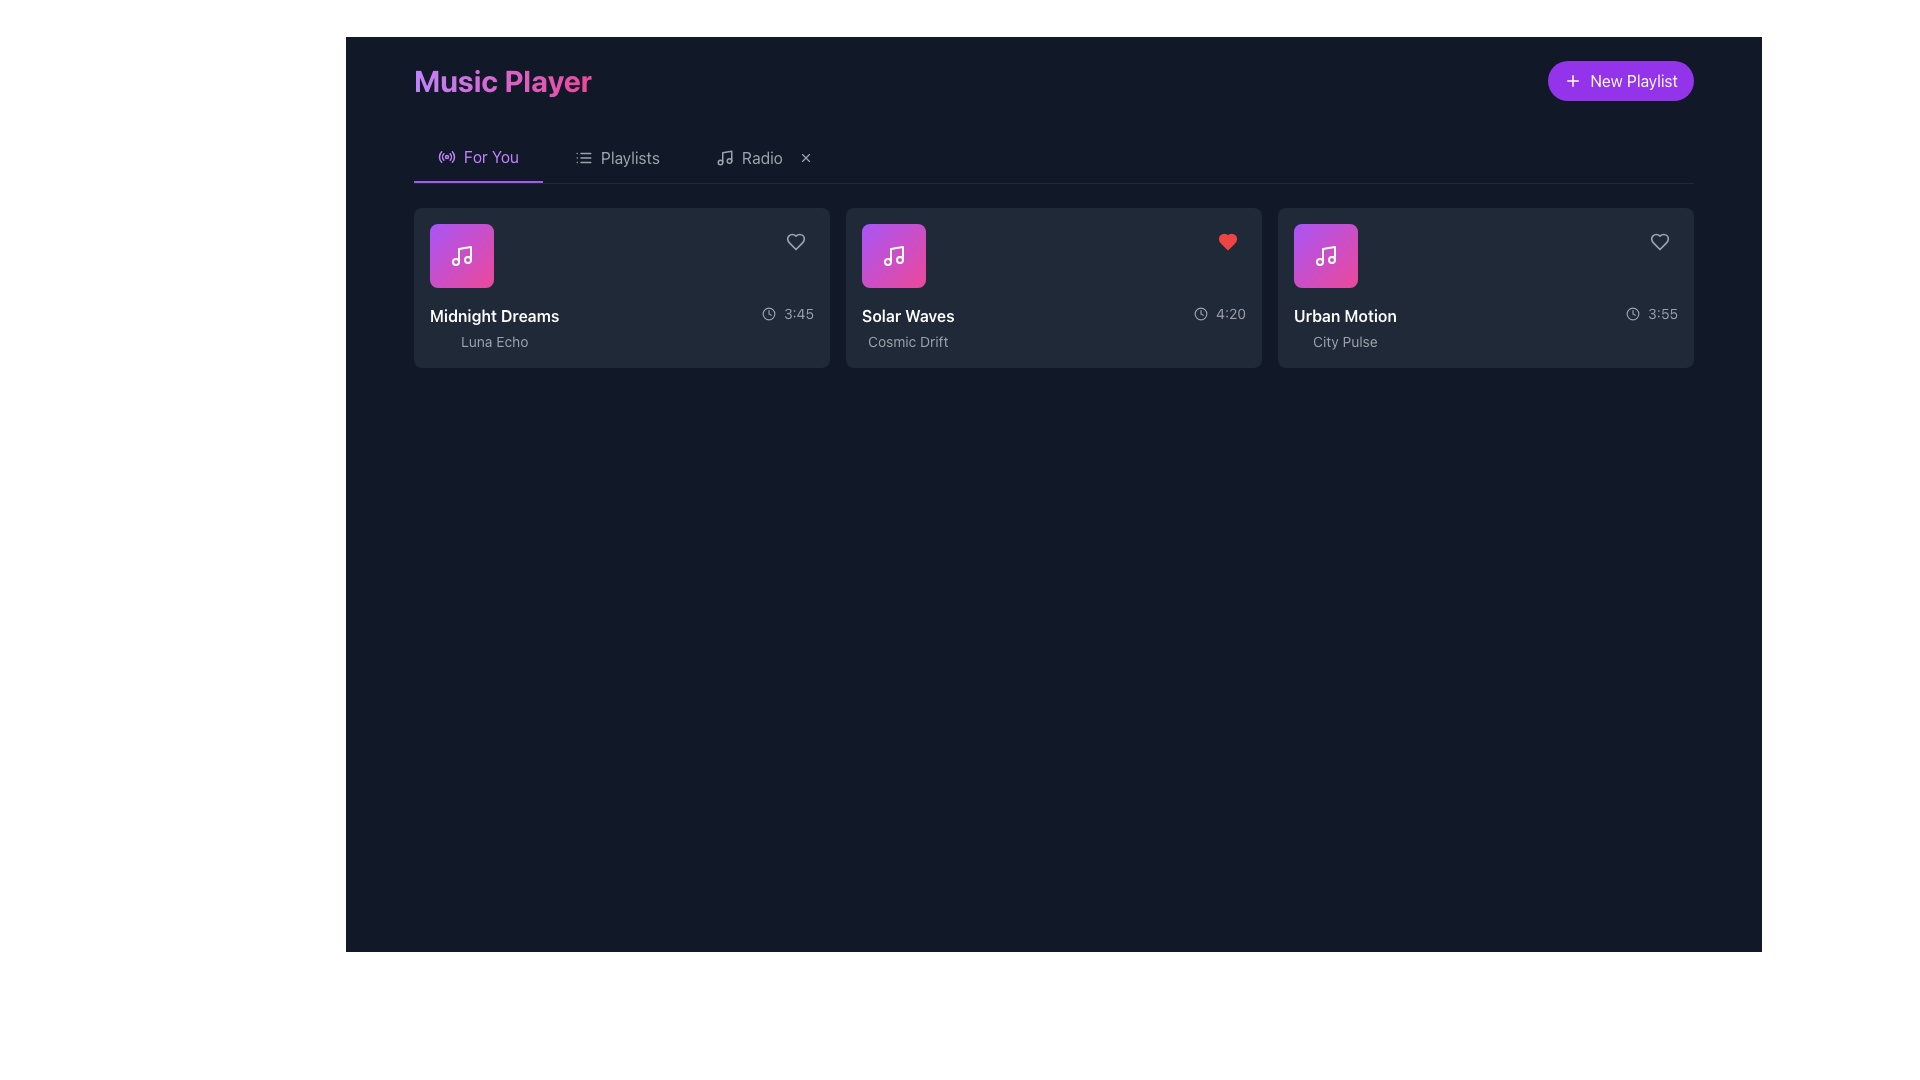  I want to click on the 'For You' Navigation Tab element, which is characterized by a purple icon resembling radio waves and bold purple text, so click(477, 157).